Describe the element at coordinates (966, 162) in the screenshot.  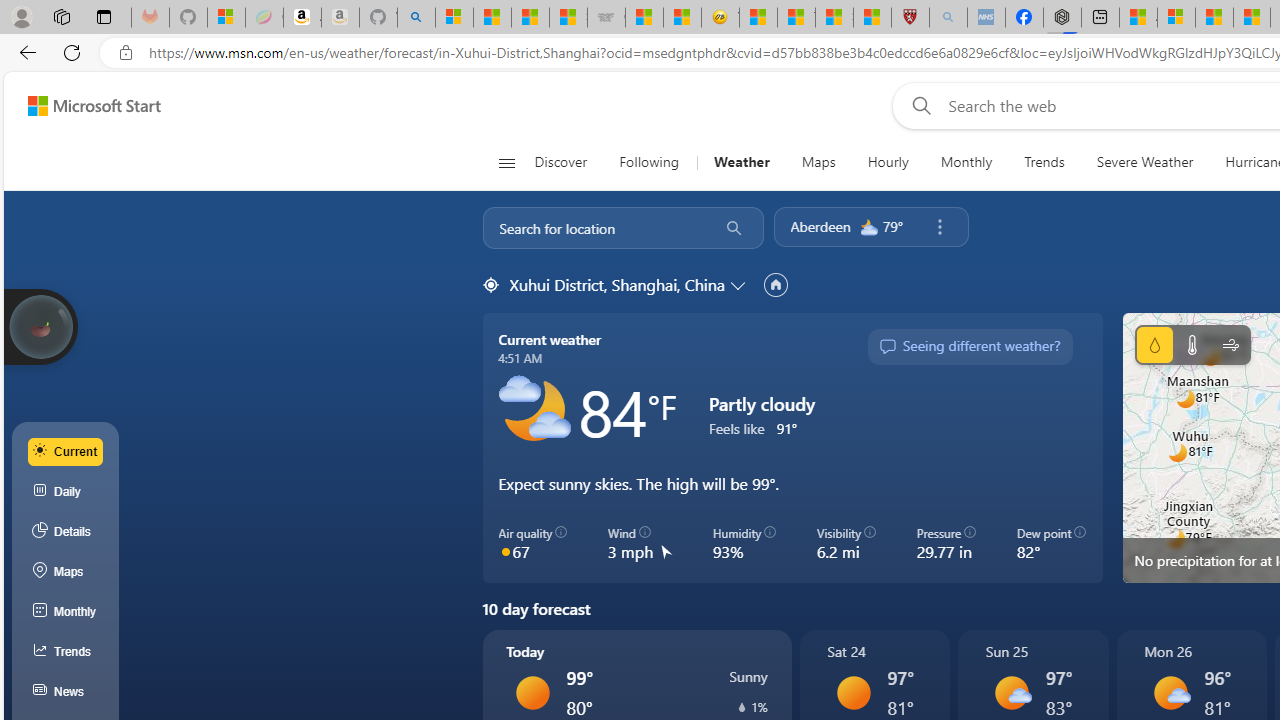
I see `'Monthly'` at that location.